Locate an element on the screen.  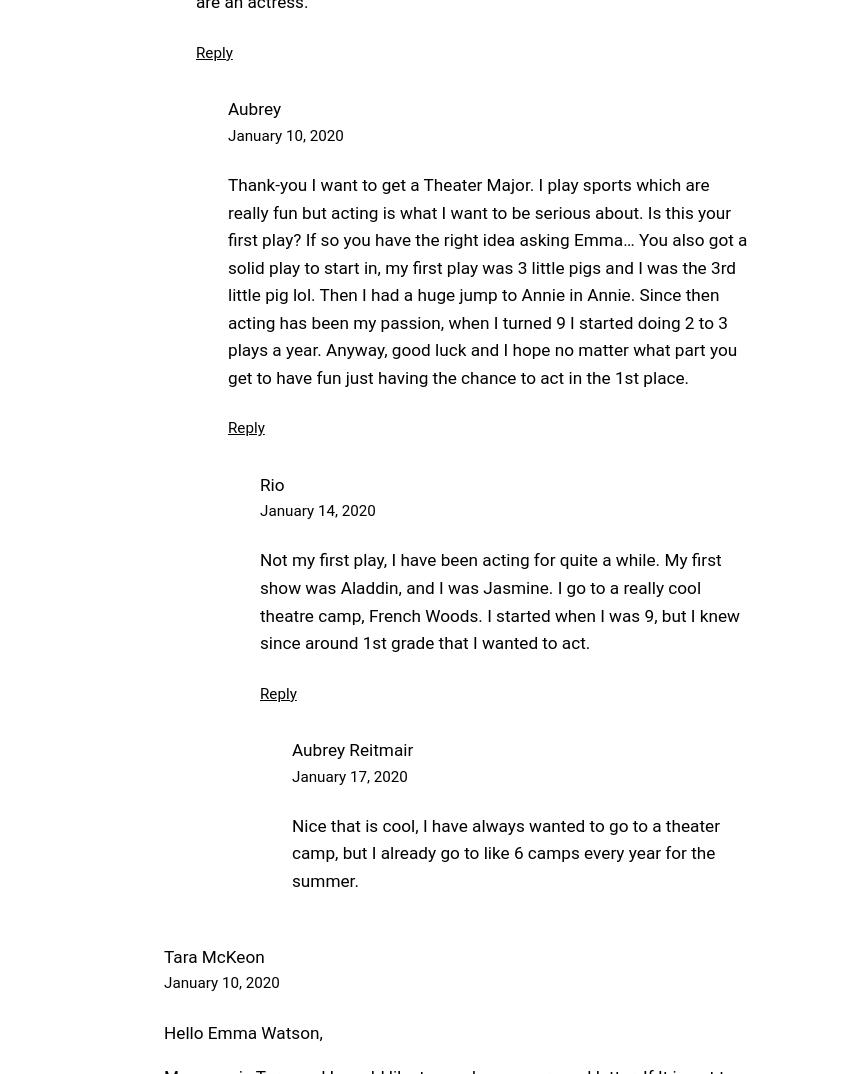
'Rio' is located at coordinates (271, 484).